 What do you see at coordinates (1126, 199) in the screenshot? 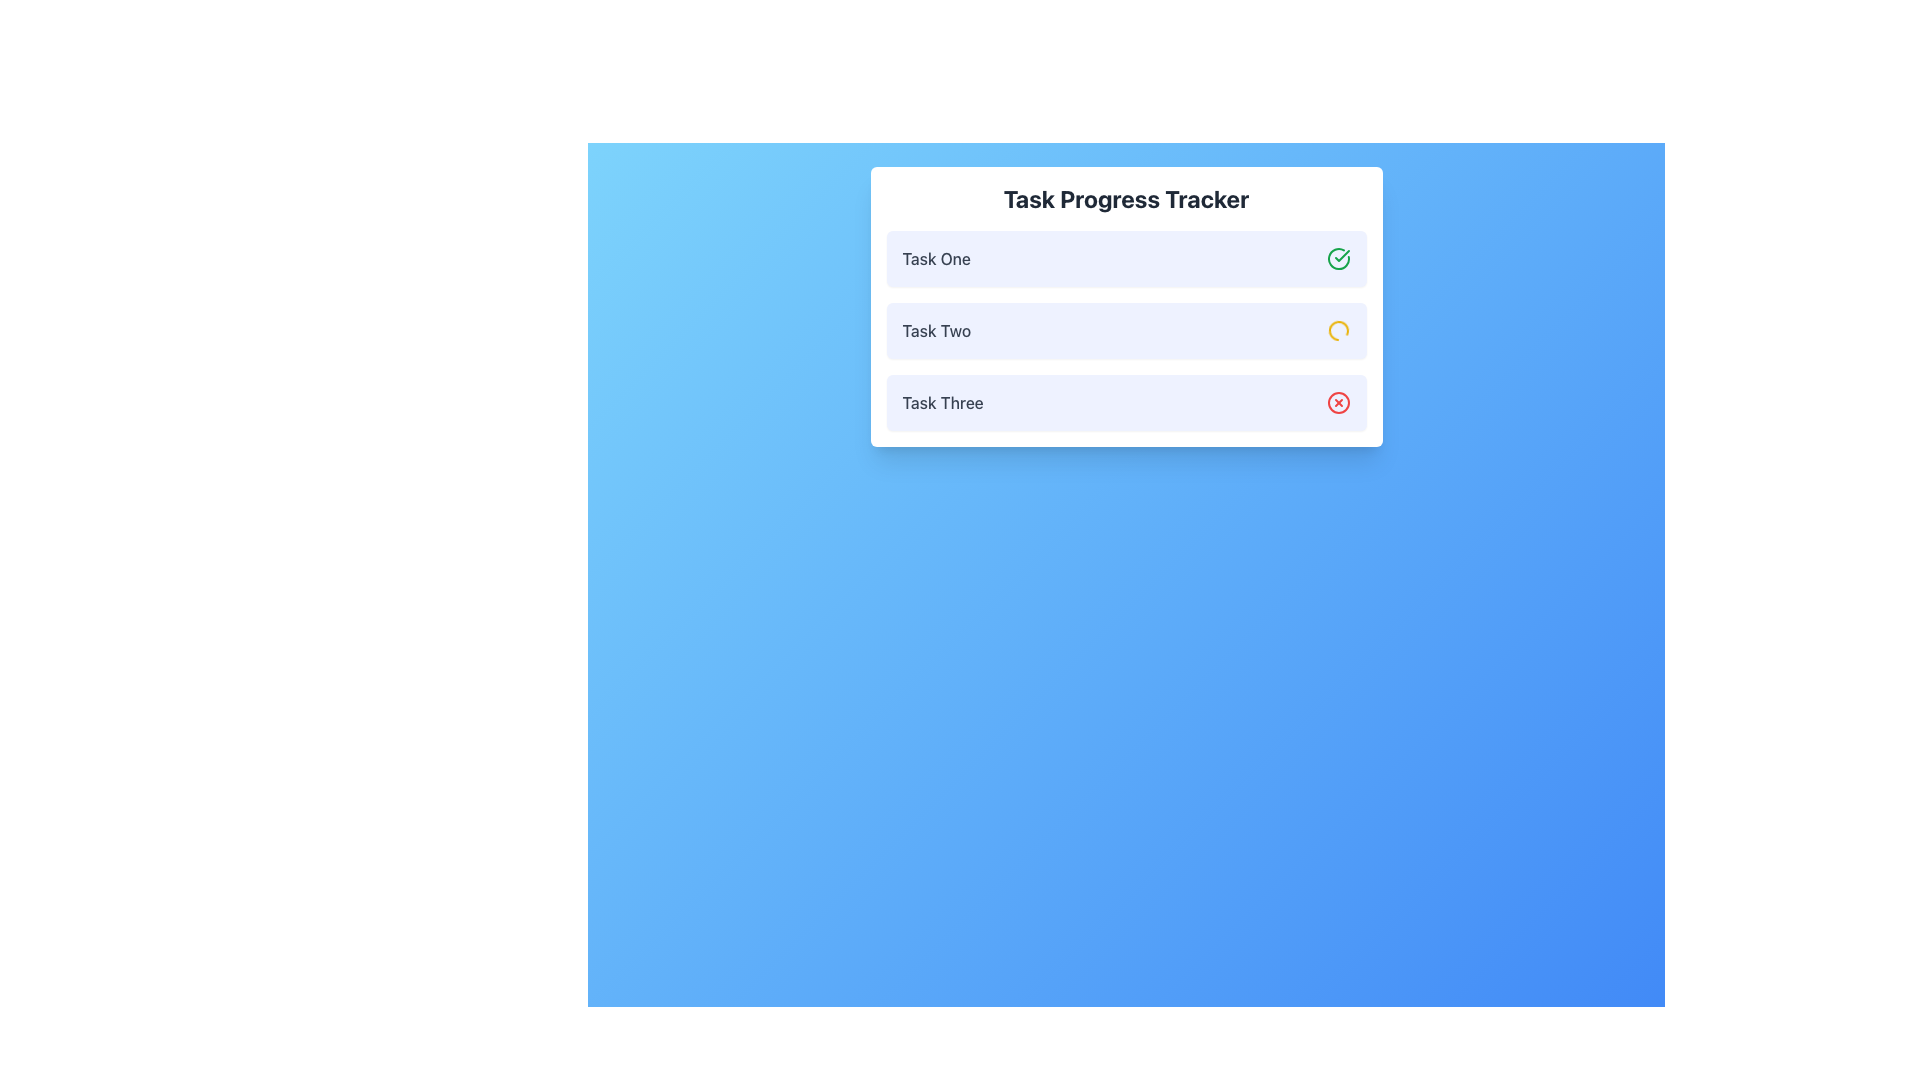
I see `text content of the prominent title element located at the top of the task progress tracking card, which serves as the header for the card layout` at bounding box center [1126, 199].